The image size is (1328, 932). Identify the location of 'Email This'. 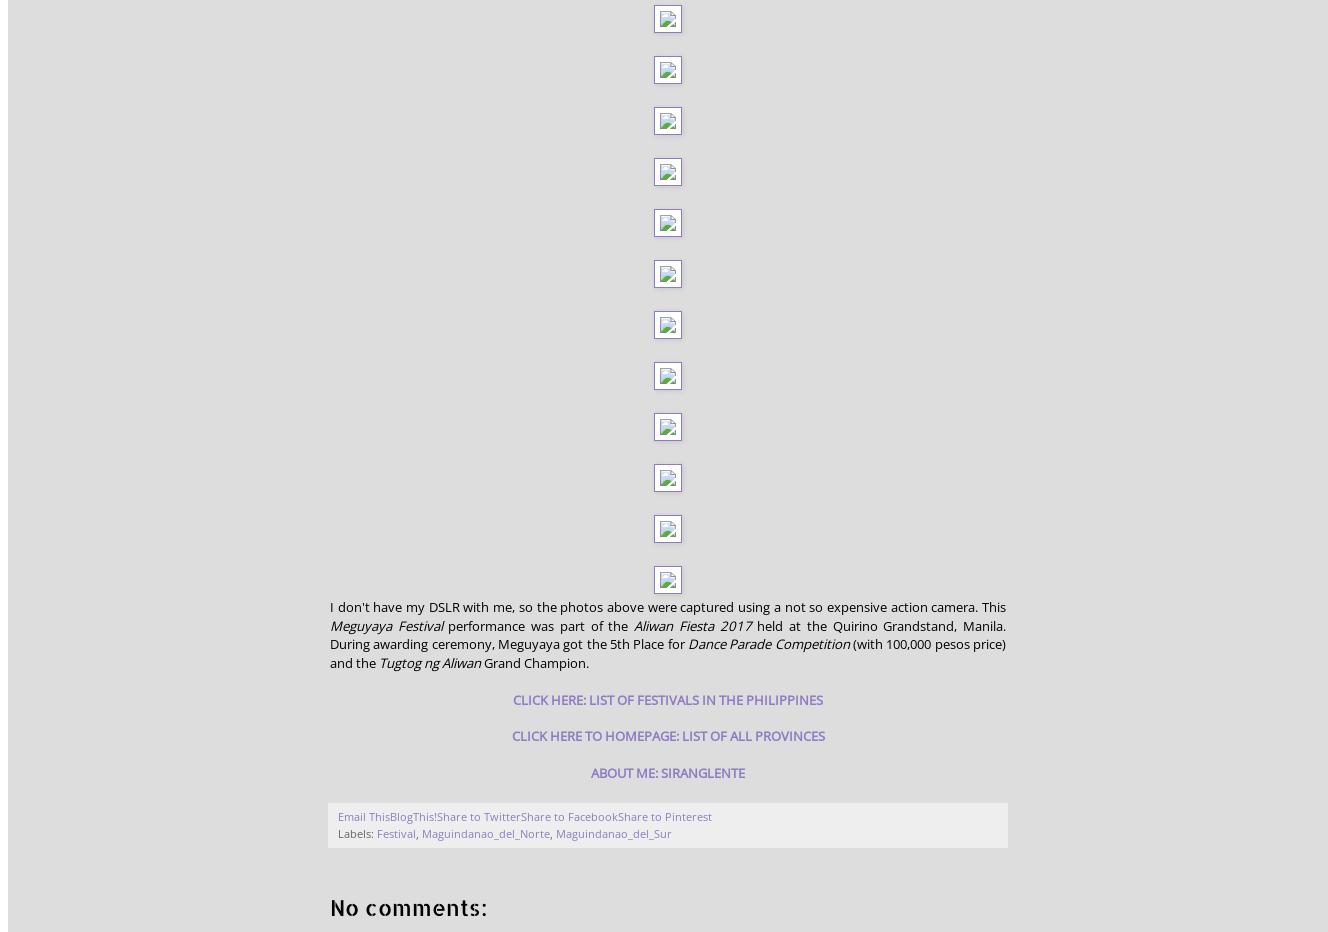
(363, 815).